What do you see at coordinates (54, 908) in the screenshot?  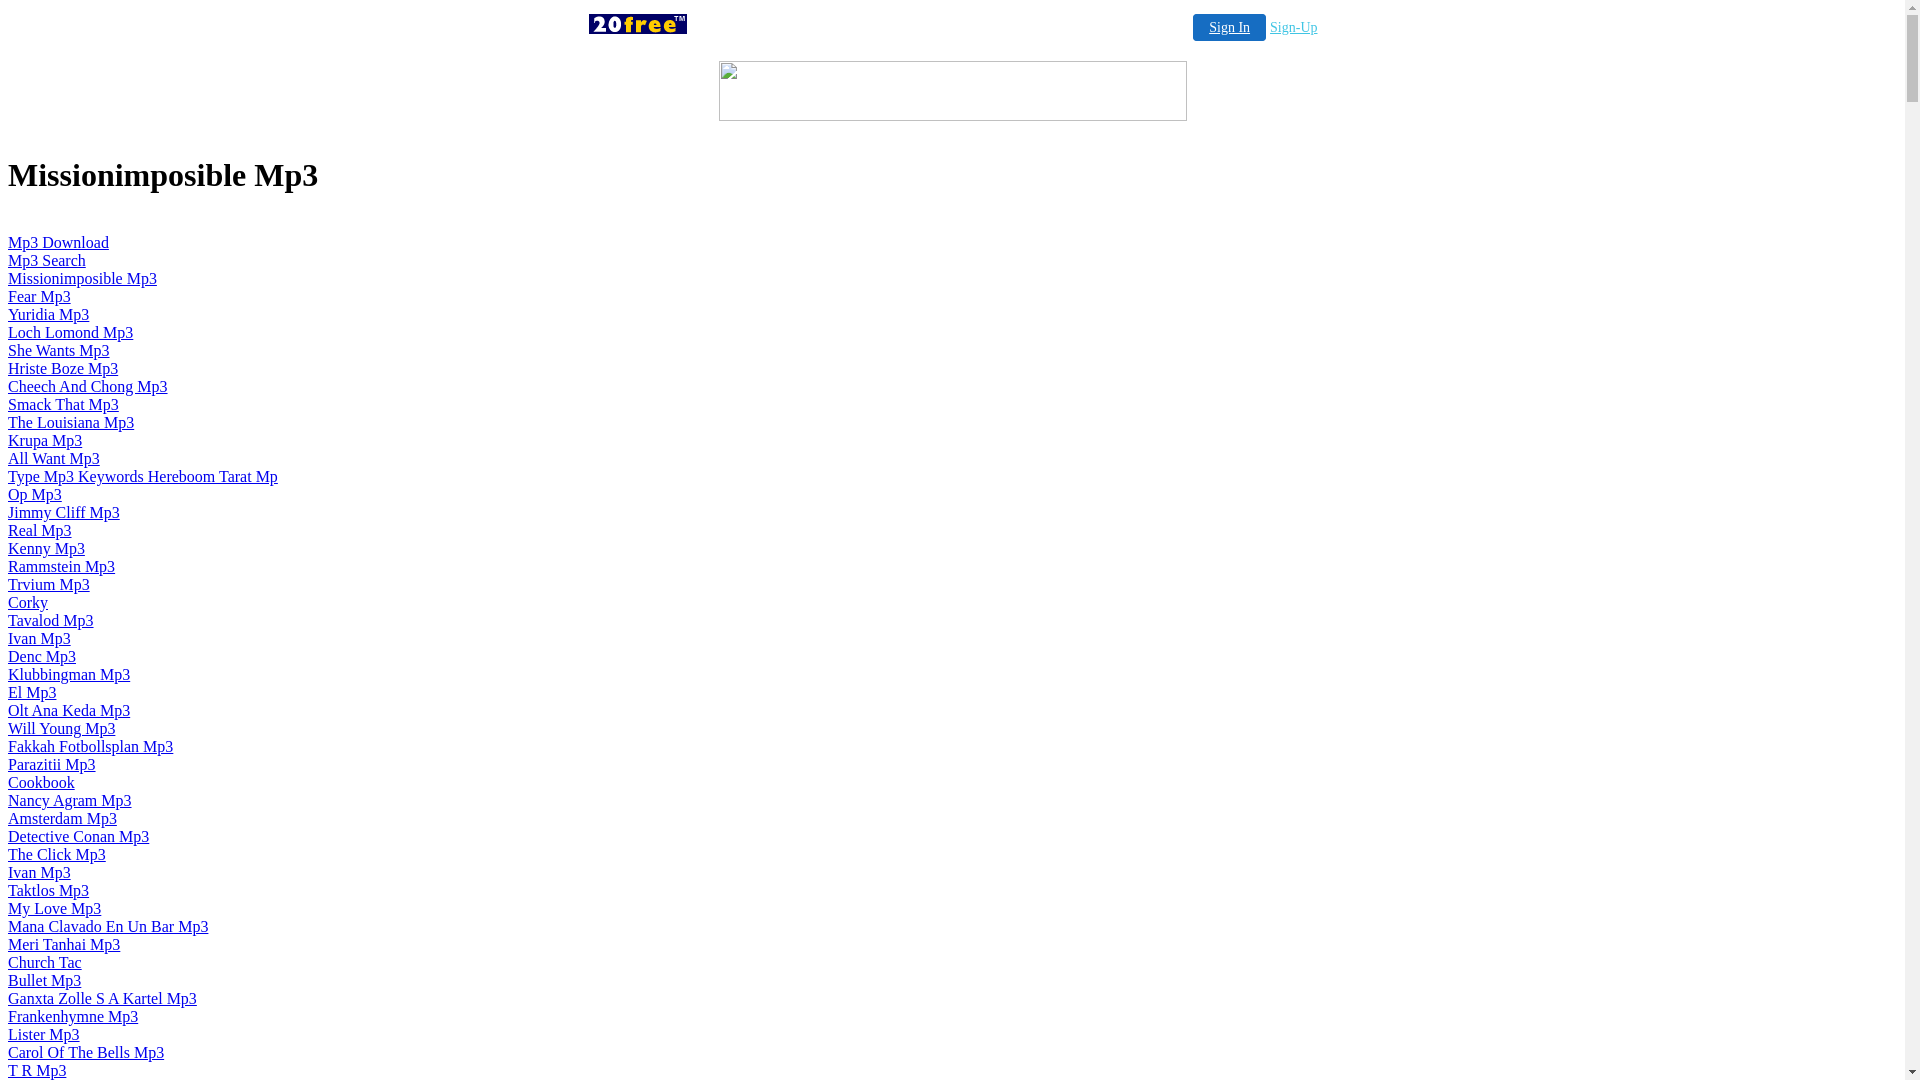 I see `'My Love Mp3'` at bounding box center [54, 908].